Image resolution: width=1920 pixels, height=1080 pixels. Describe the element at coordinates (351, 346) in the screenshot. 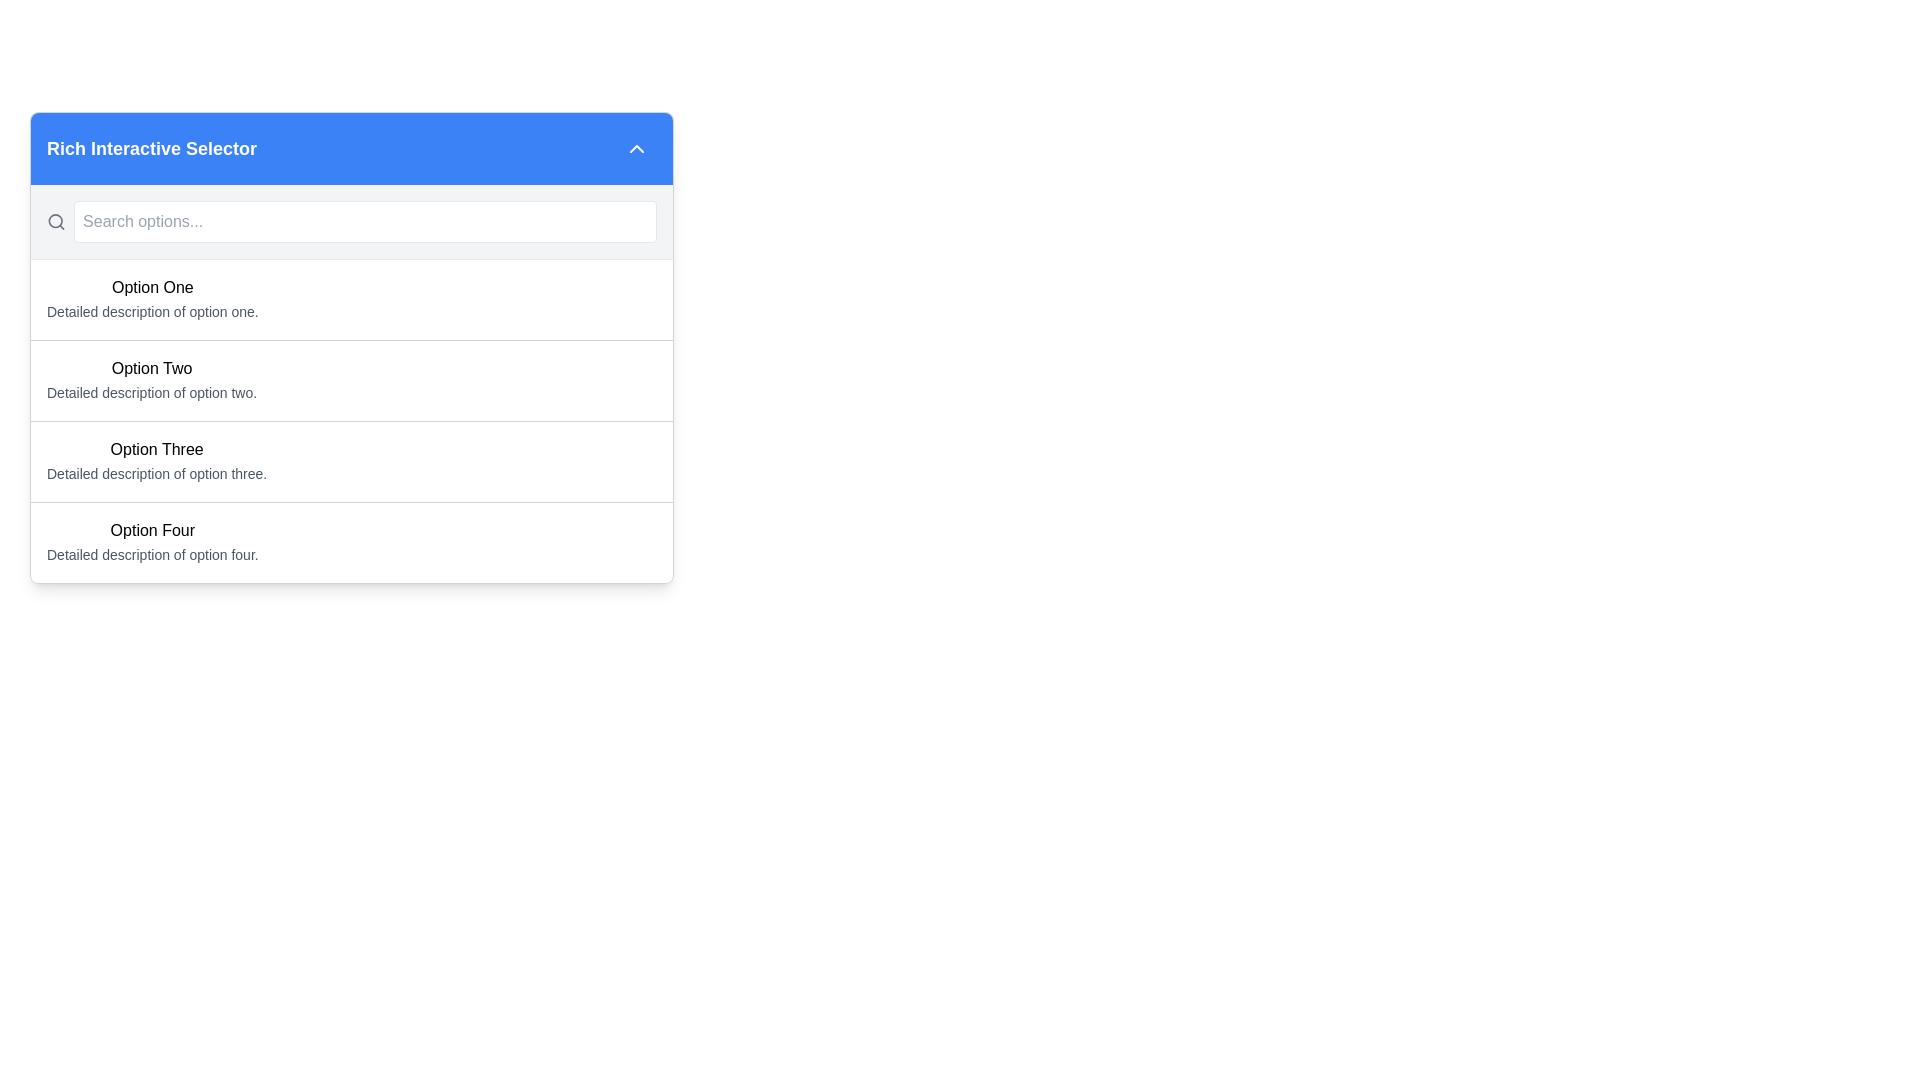

I see `the second option in the selectable list item` at that location.